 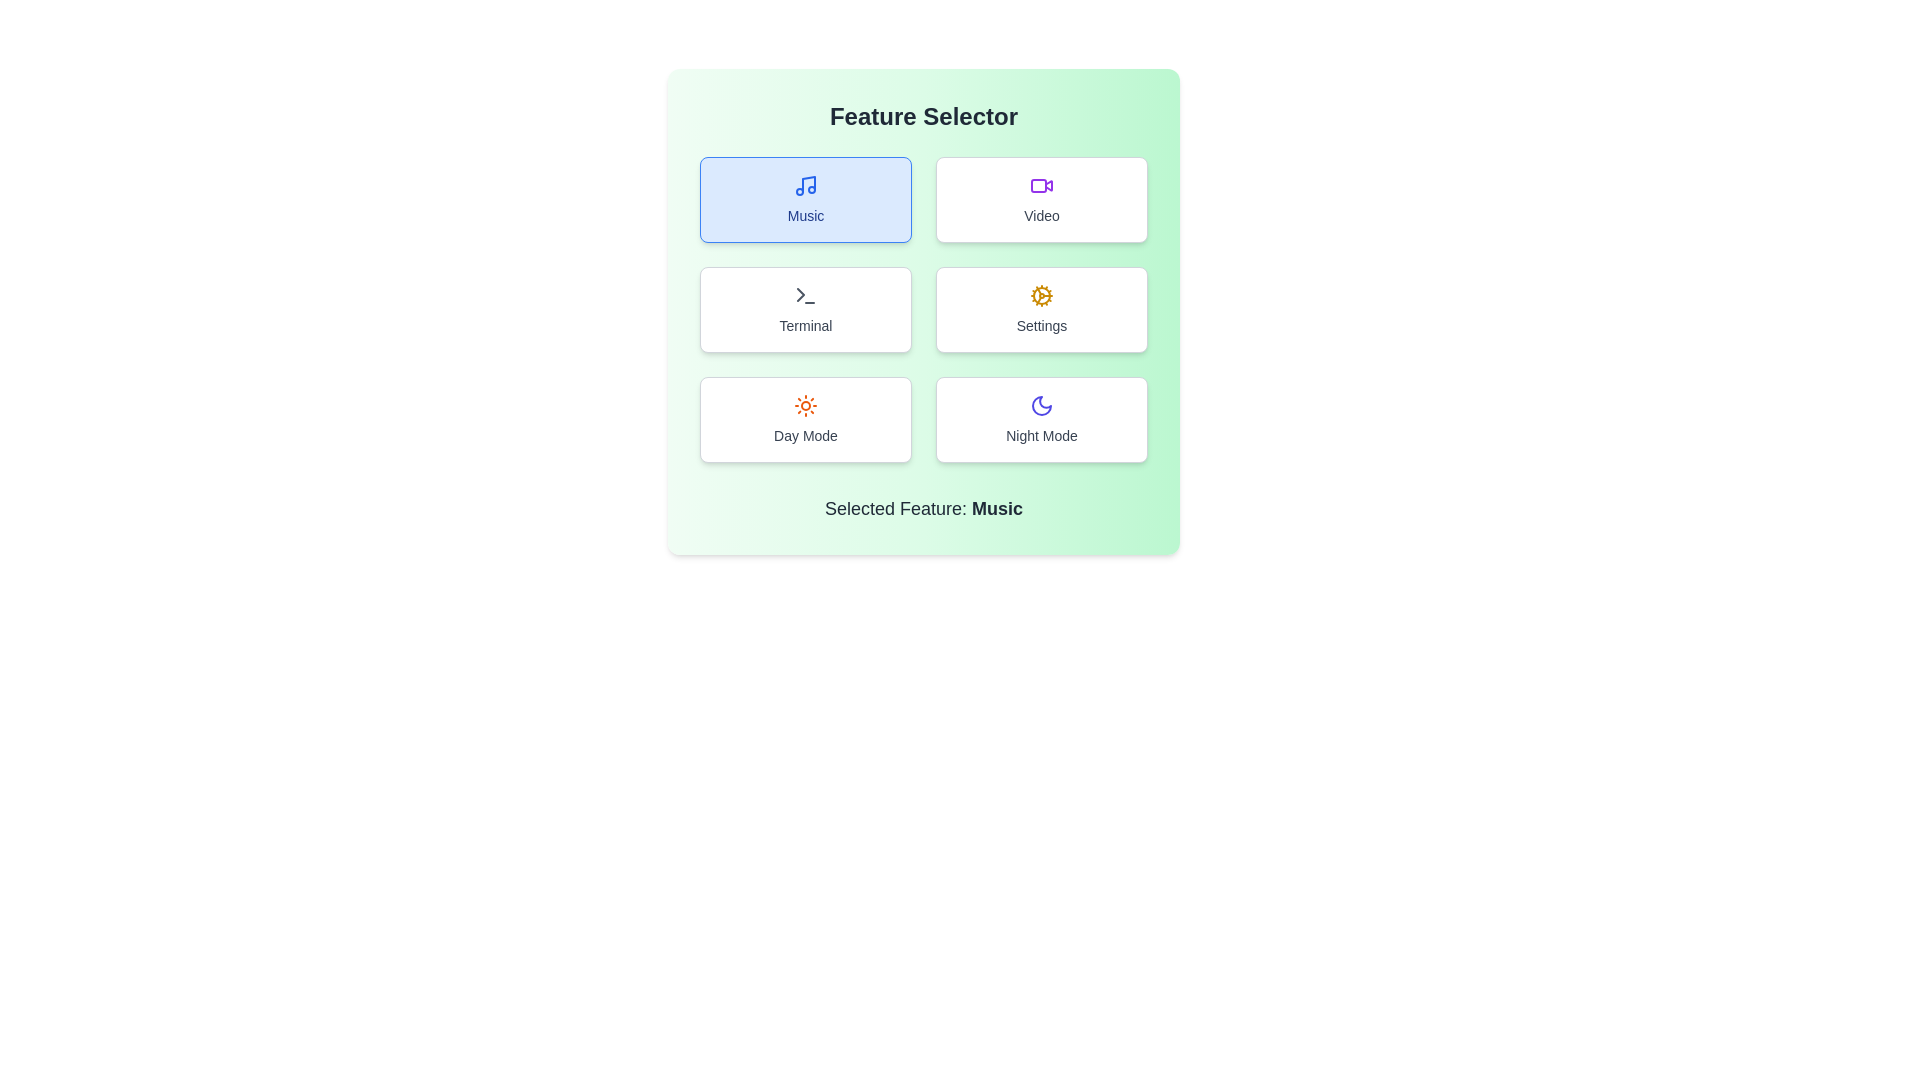 I want to click on the 'Settings' text label located, so click(x=1040, y=325).